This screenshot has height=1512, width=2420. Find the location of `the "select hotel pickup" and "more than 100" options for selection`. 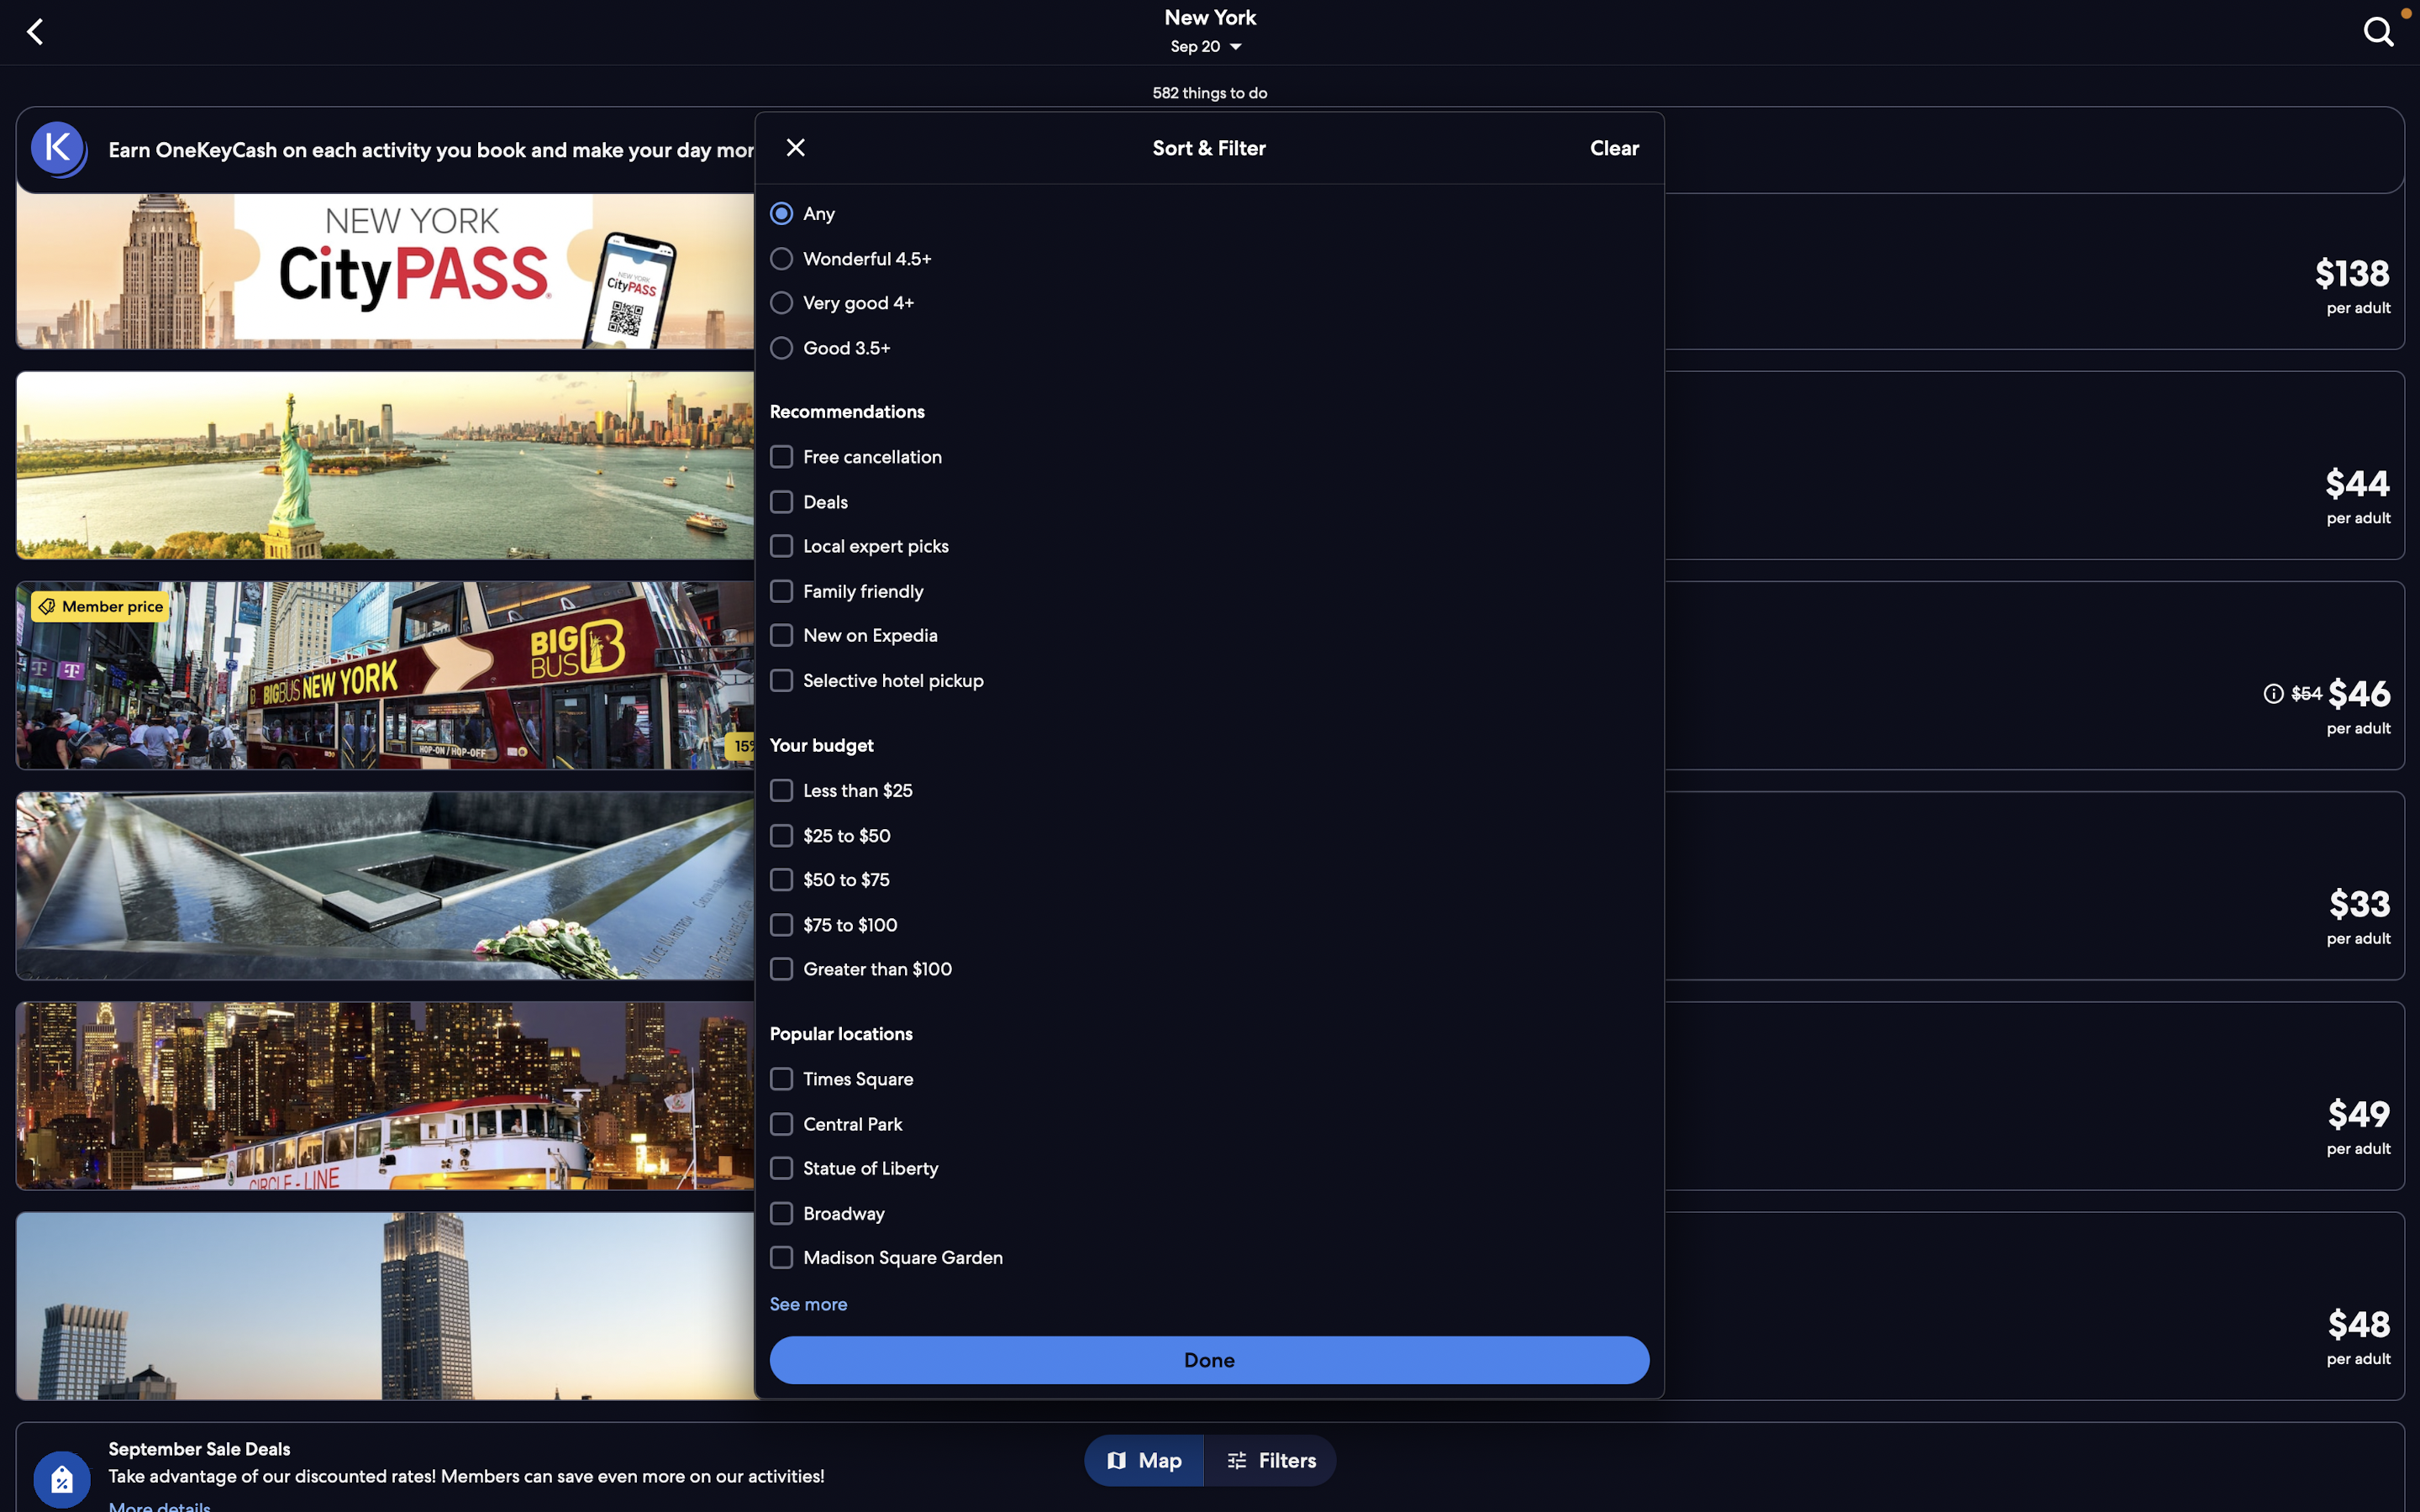

the "select hotel pickup" and "more than 100" options for selection is located at coordinates (1210, 678).